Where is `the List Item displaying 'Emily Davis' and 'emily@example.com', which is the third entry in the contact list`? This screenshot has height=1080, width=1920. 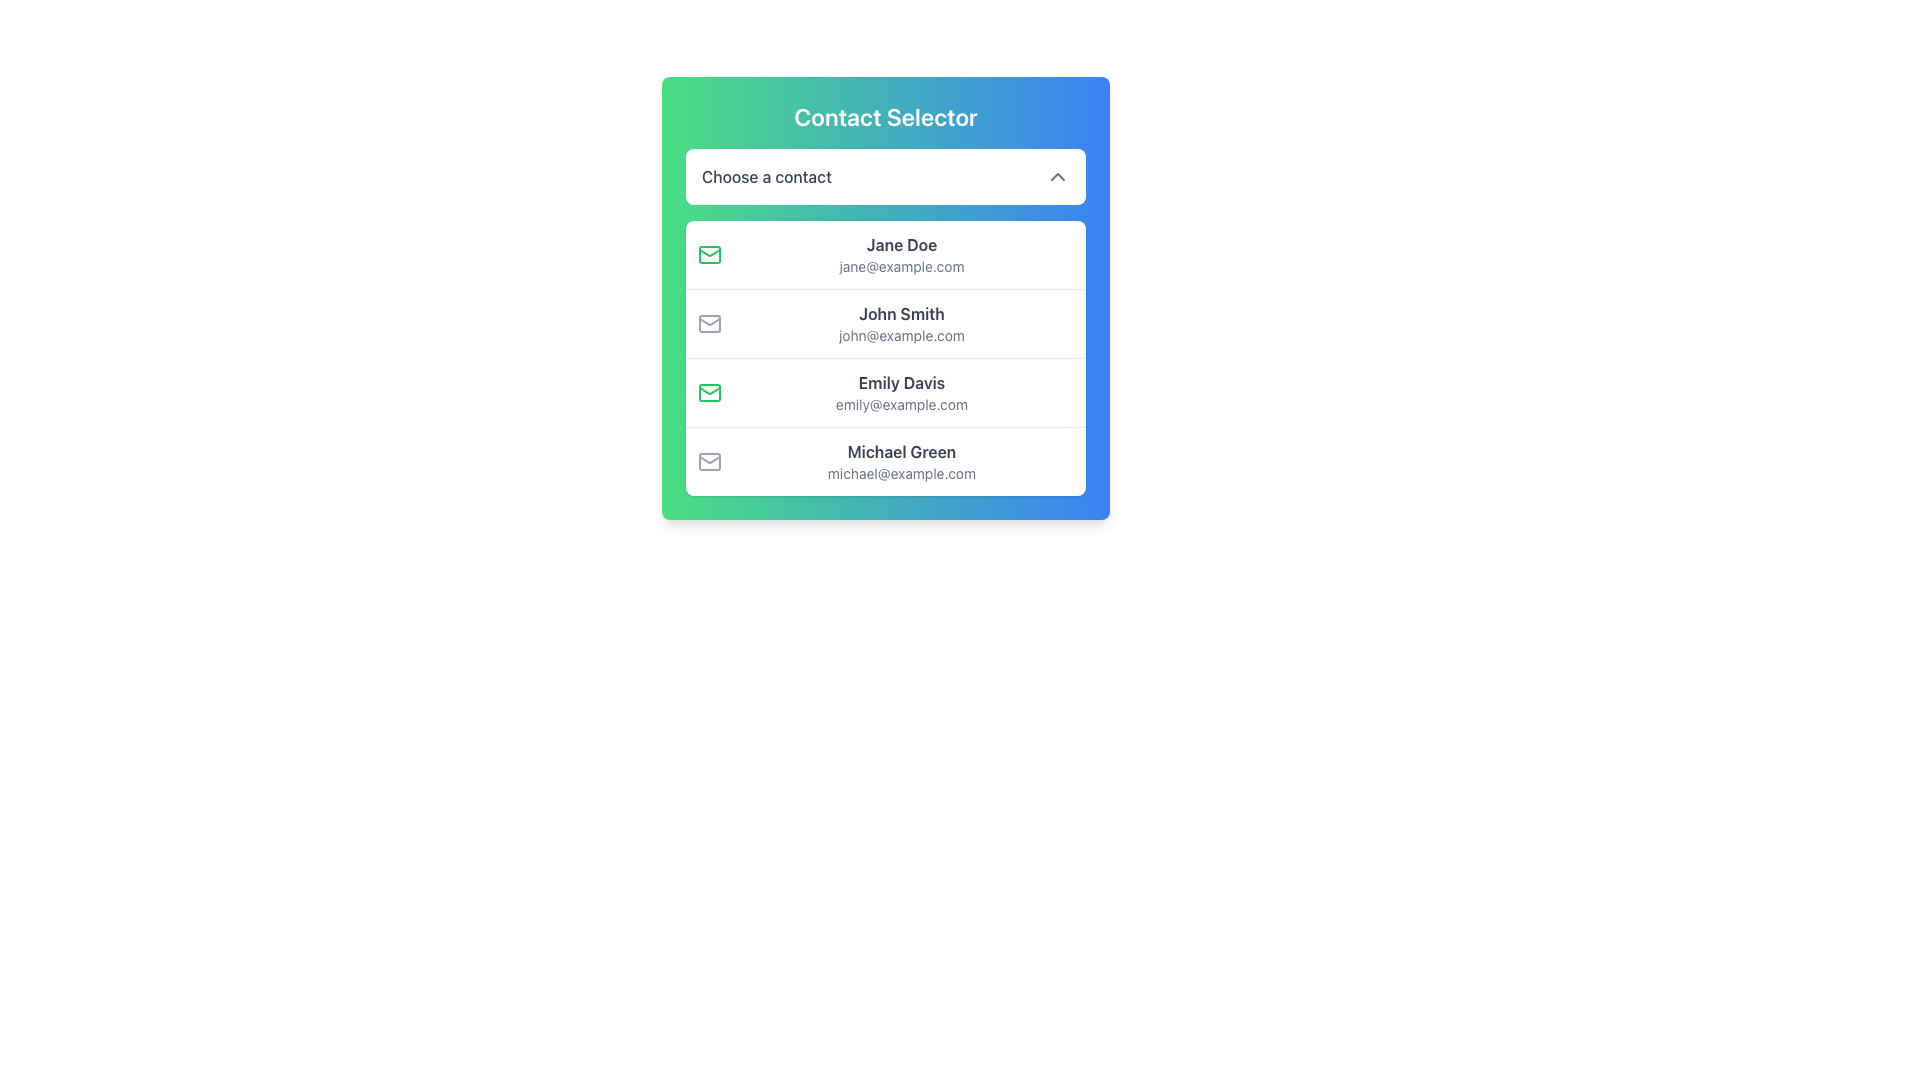
the List Item displaying 'Emily Davis' and 'emily@example.com', which is the third entry in the contact list is located at coordinates (901, 393).